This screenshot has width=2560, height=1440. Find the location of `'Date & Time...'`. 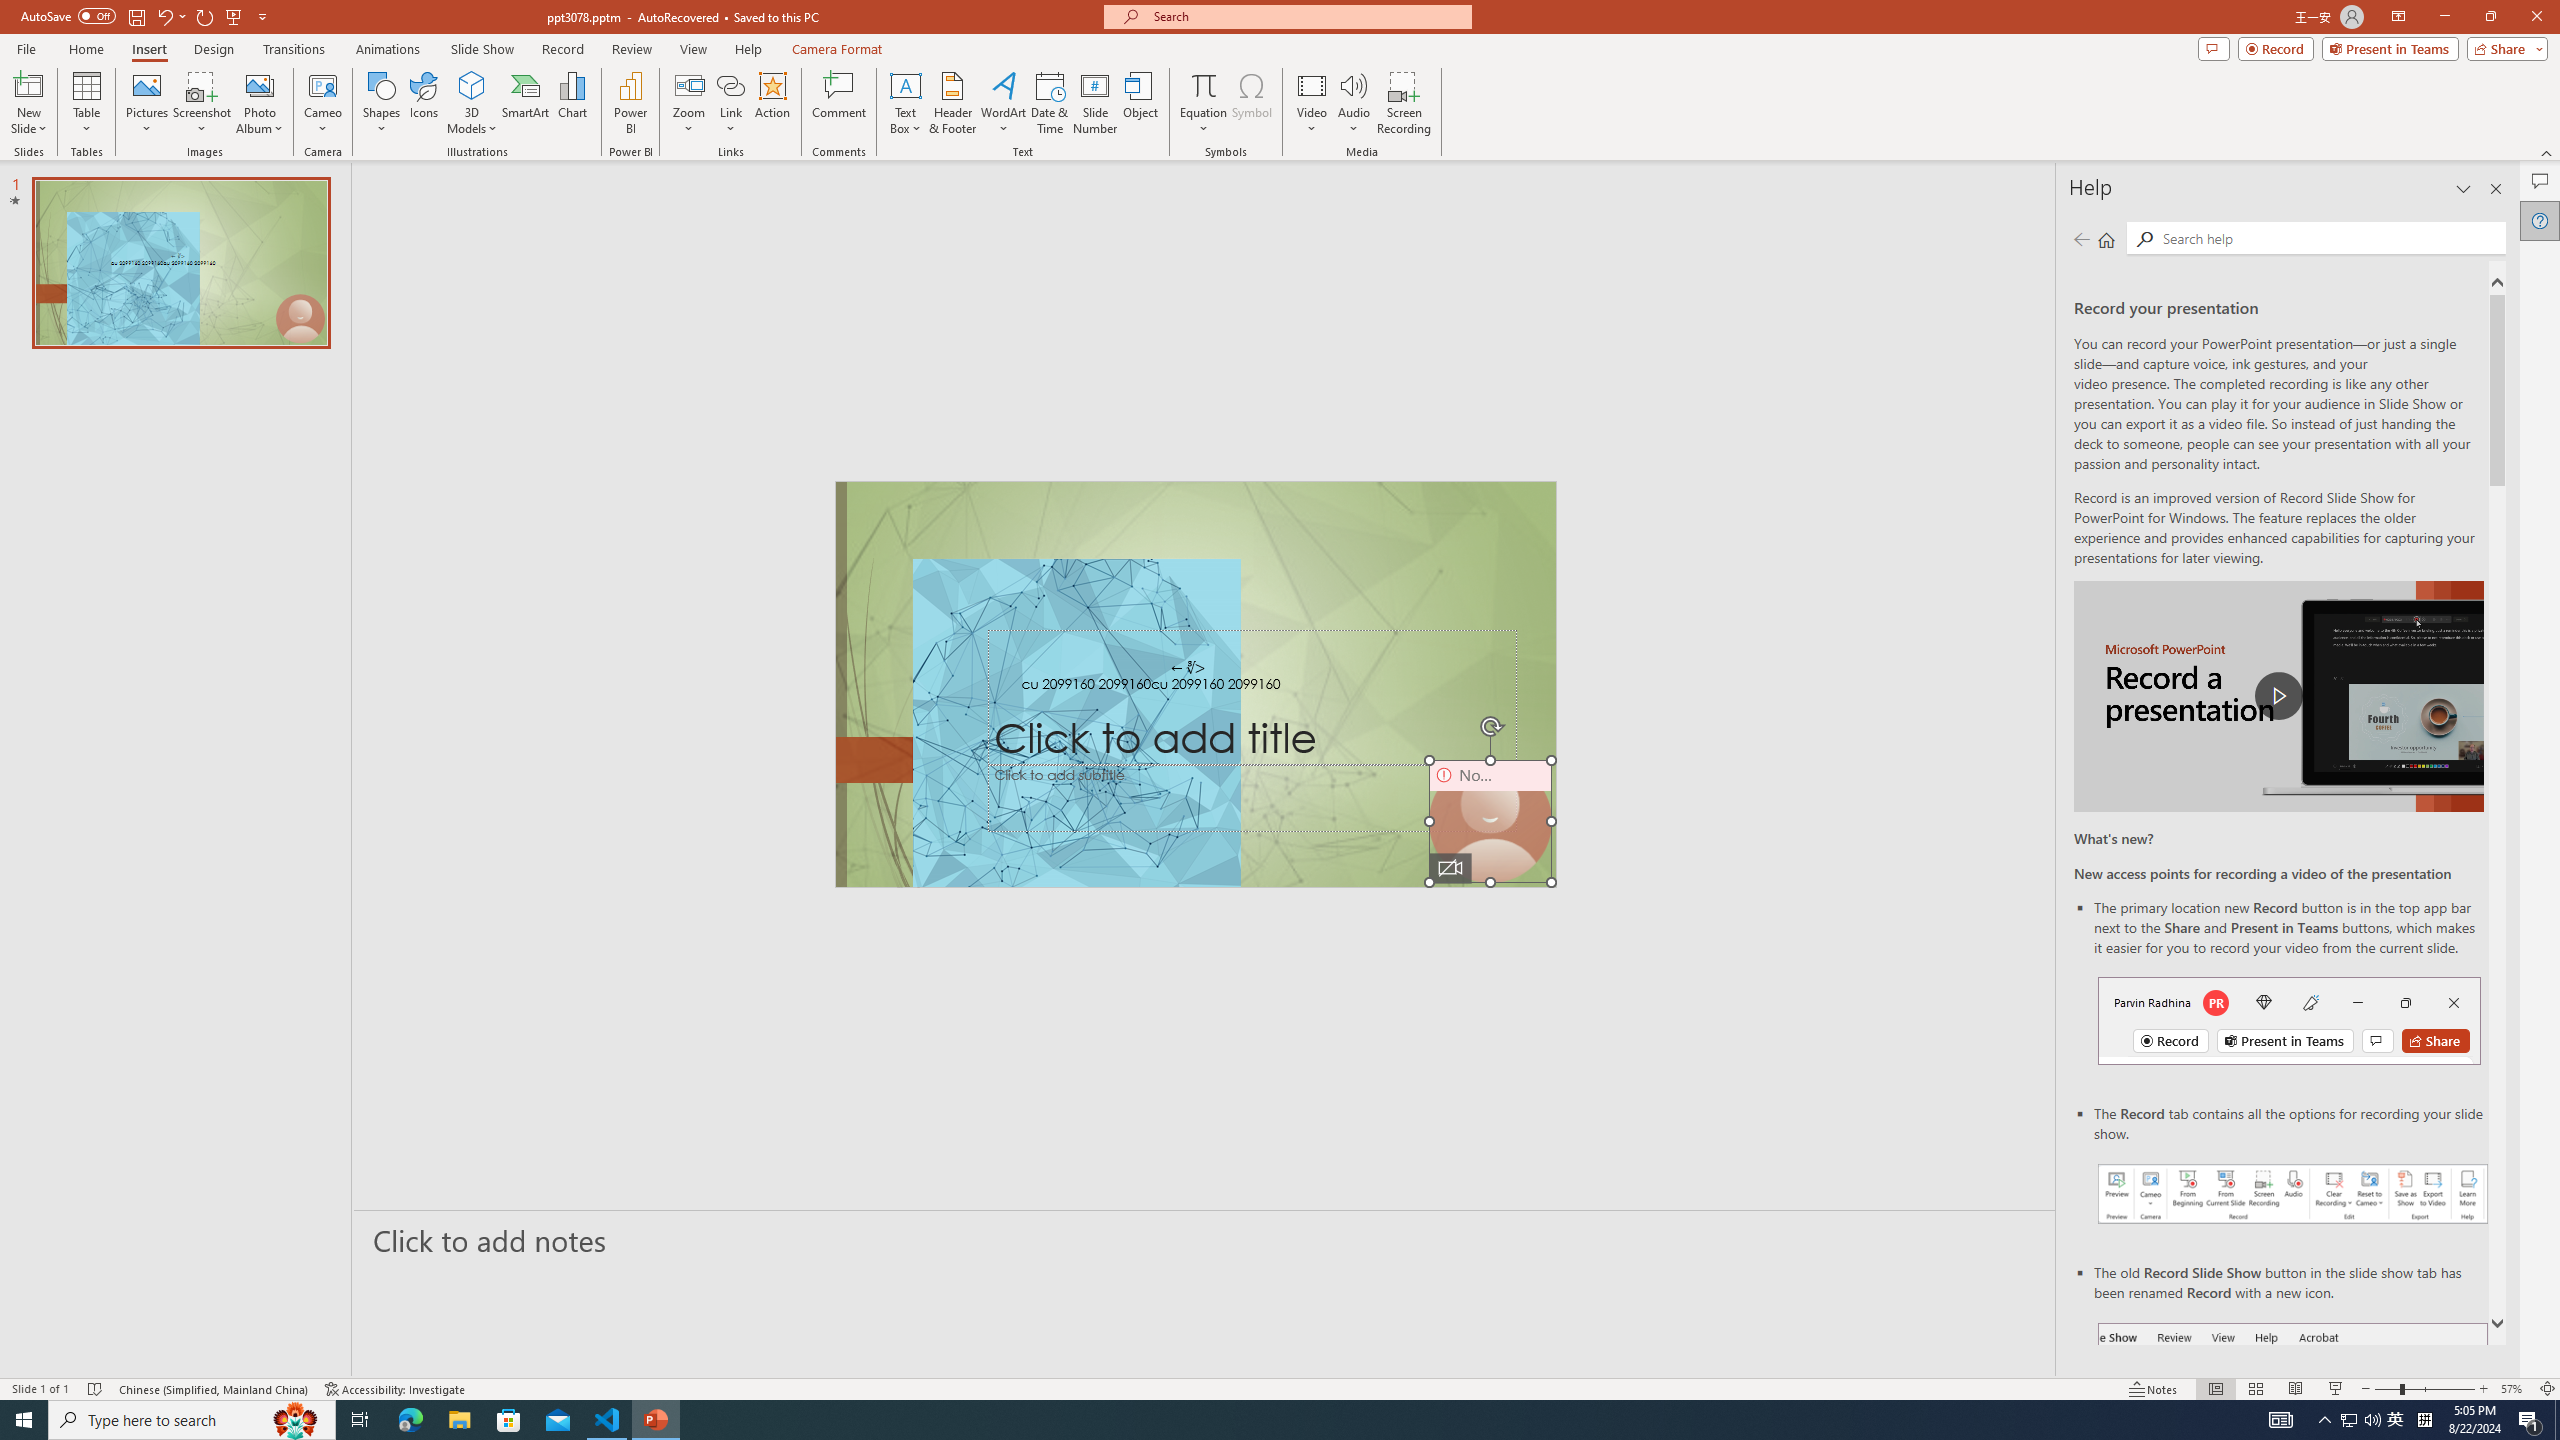

'Date & Time...' is located at coordinates (1048, 103).